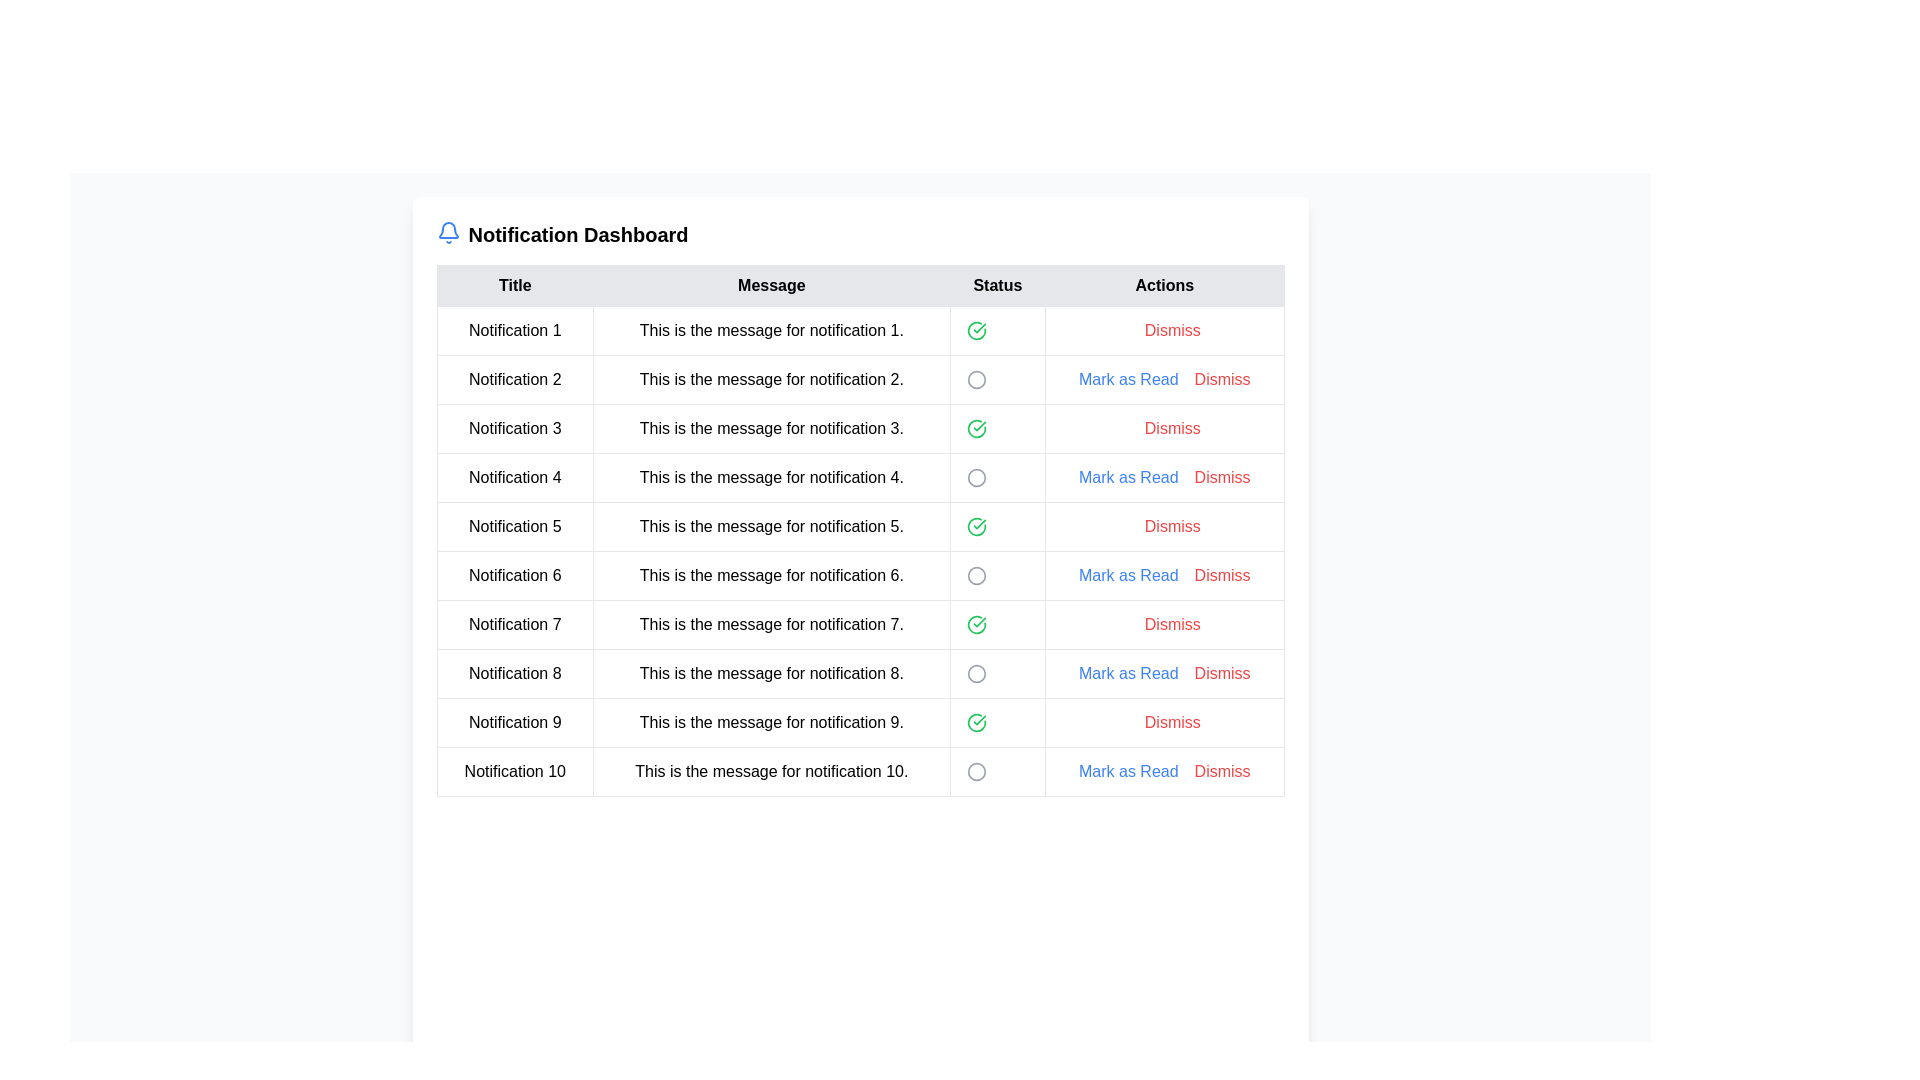 The width and height of the screenshot is (1920, 1080). What do you see at coordinates (1221, 575) in the screenshot?
I see `the Link Button in the 'Actions' column associated with 'Notification 6' to observe any potential visual effect` at bounding box center [1221, 575].